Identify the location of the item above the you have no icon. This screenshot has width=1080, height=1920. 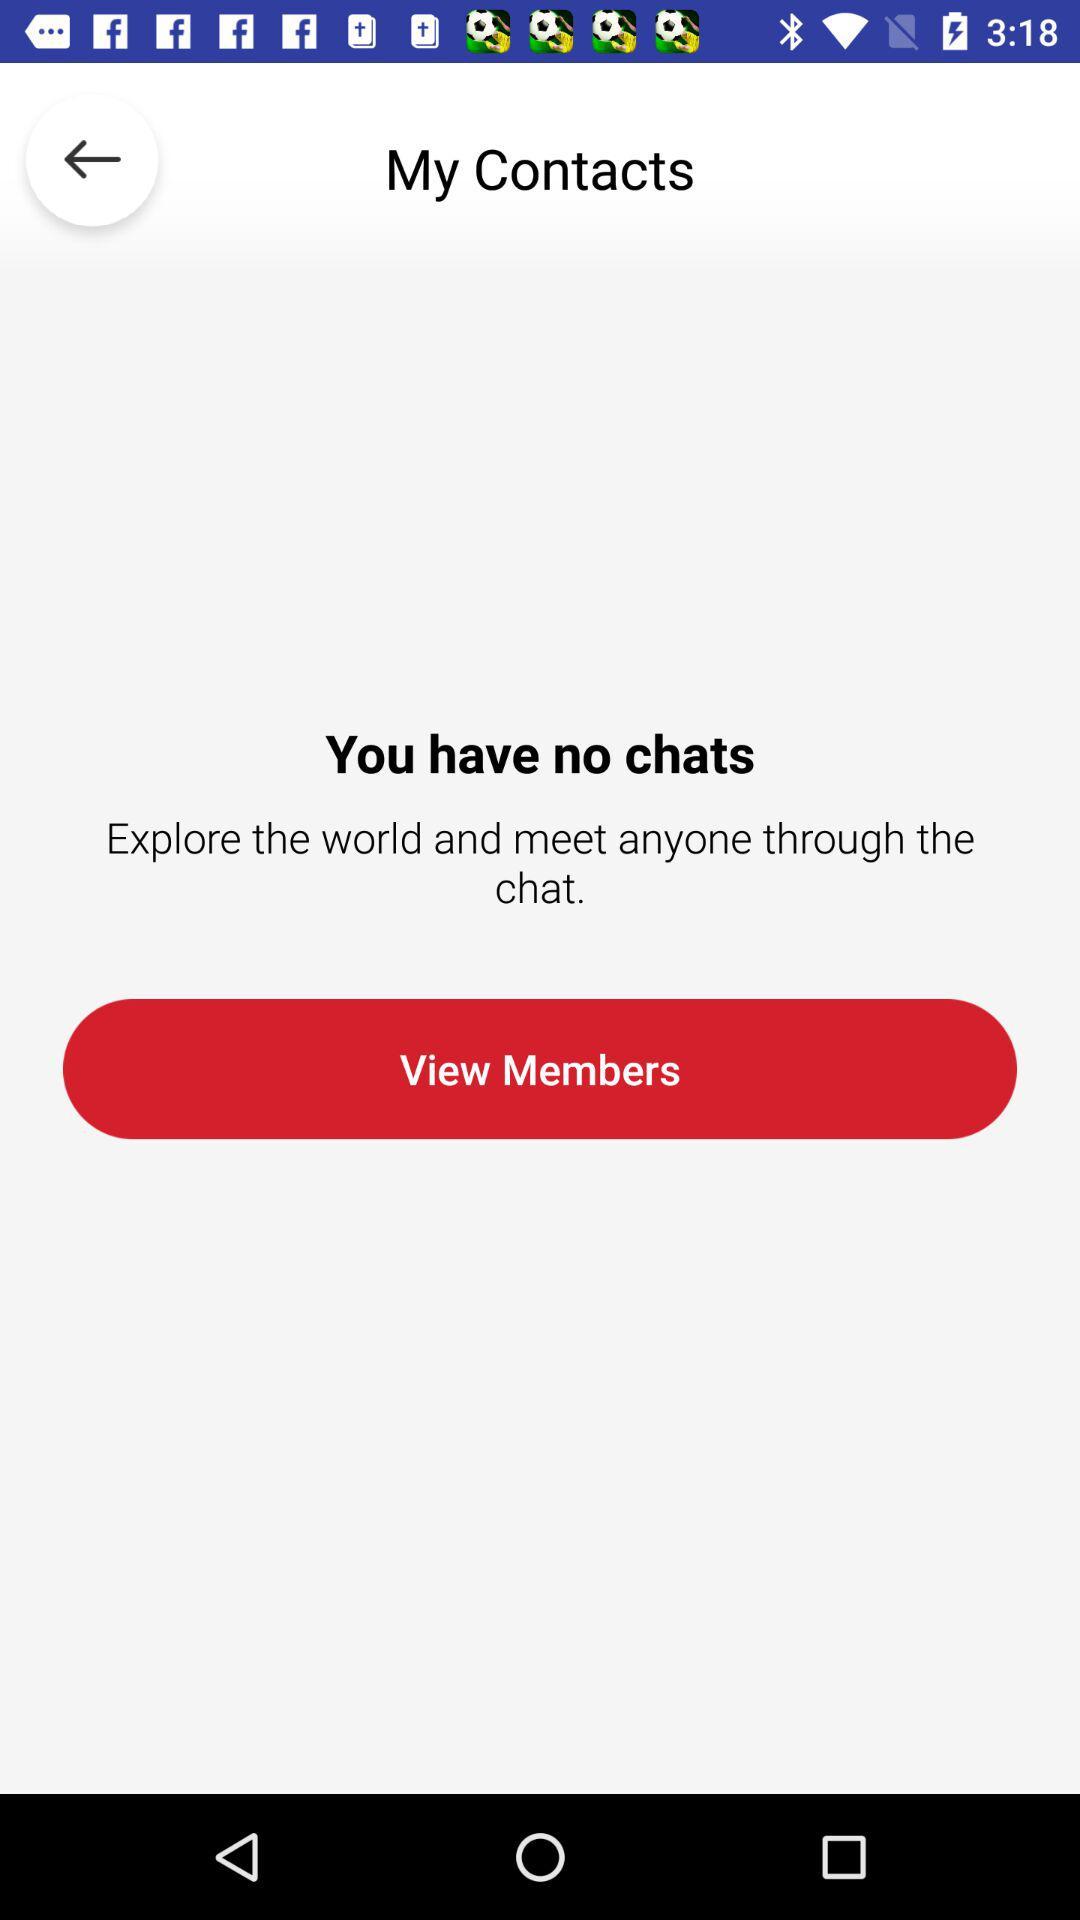
(92, 168).